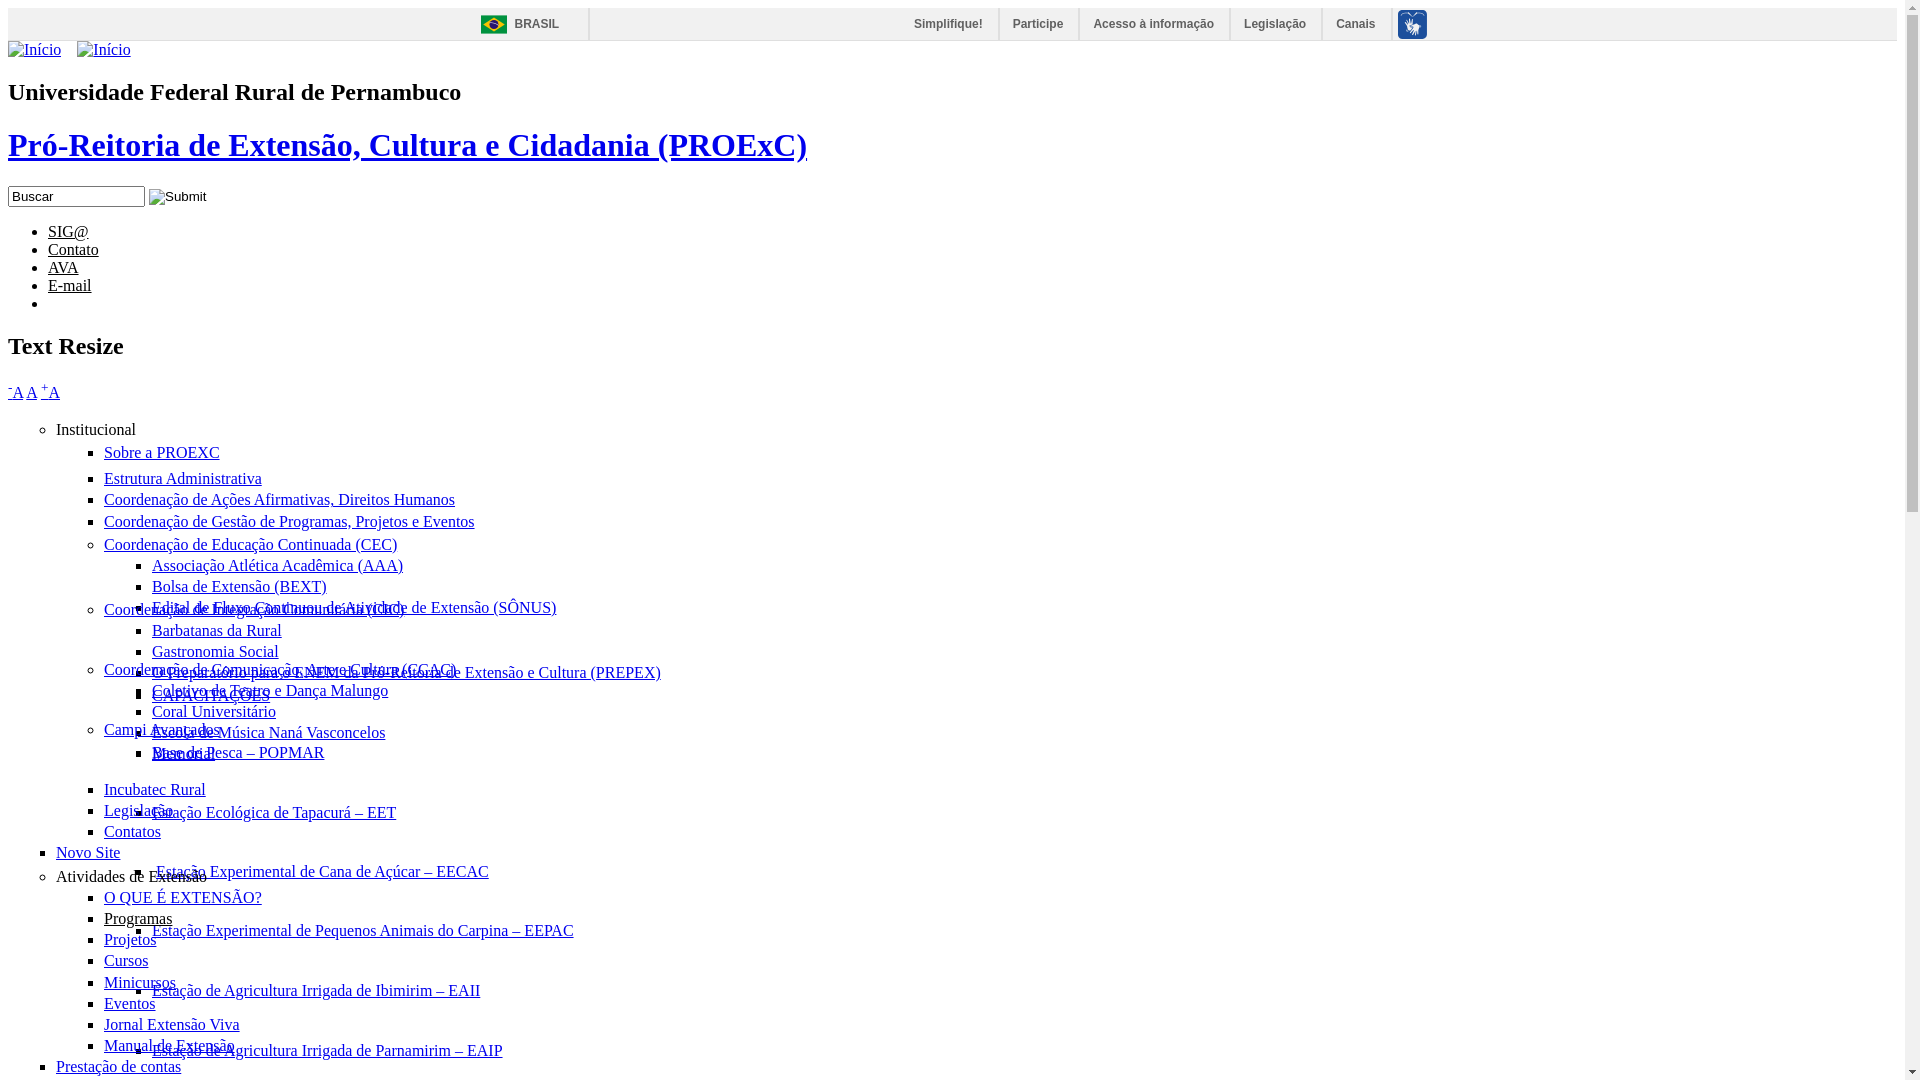 This screenshot has width=1920, height=1080. What do you see at coordinates (183, 753) in the screenshot?
I see `'Memorial'` at bounding box center [183, 753].